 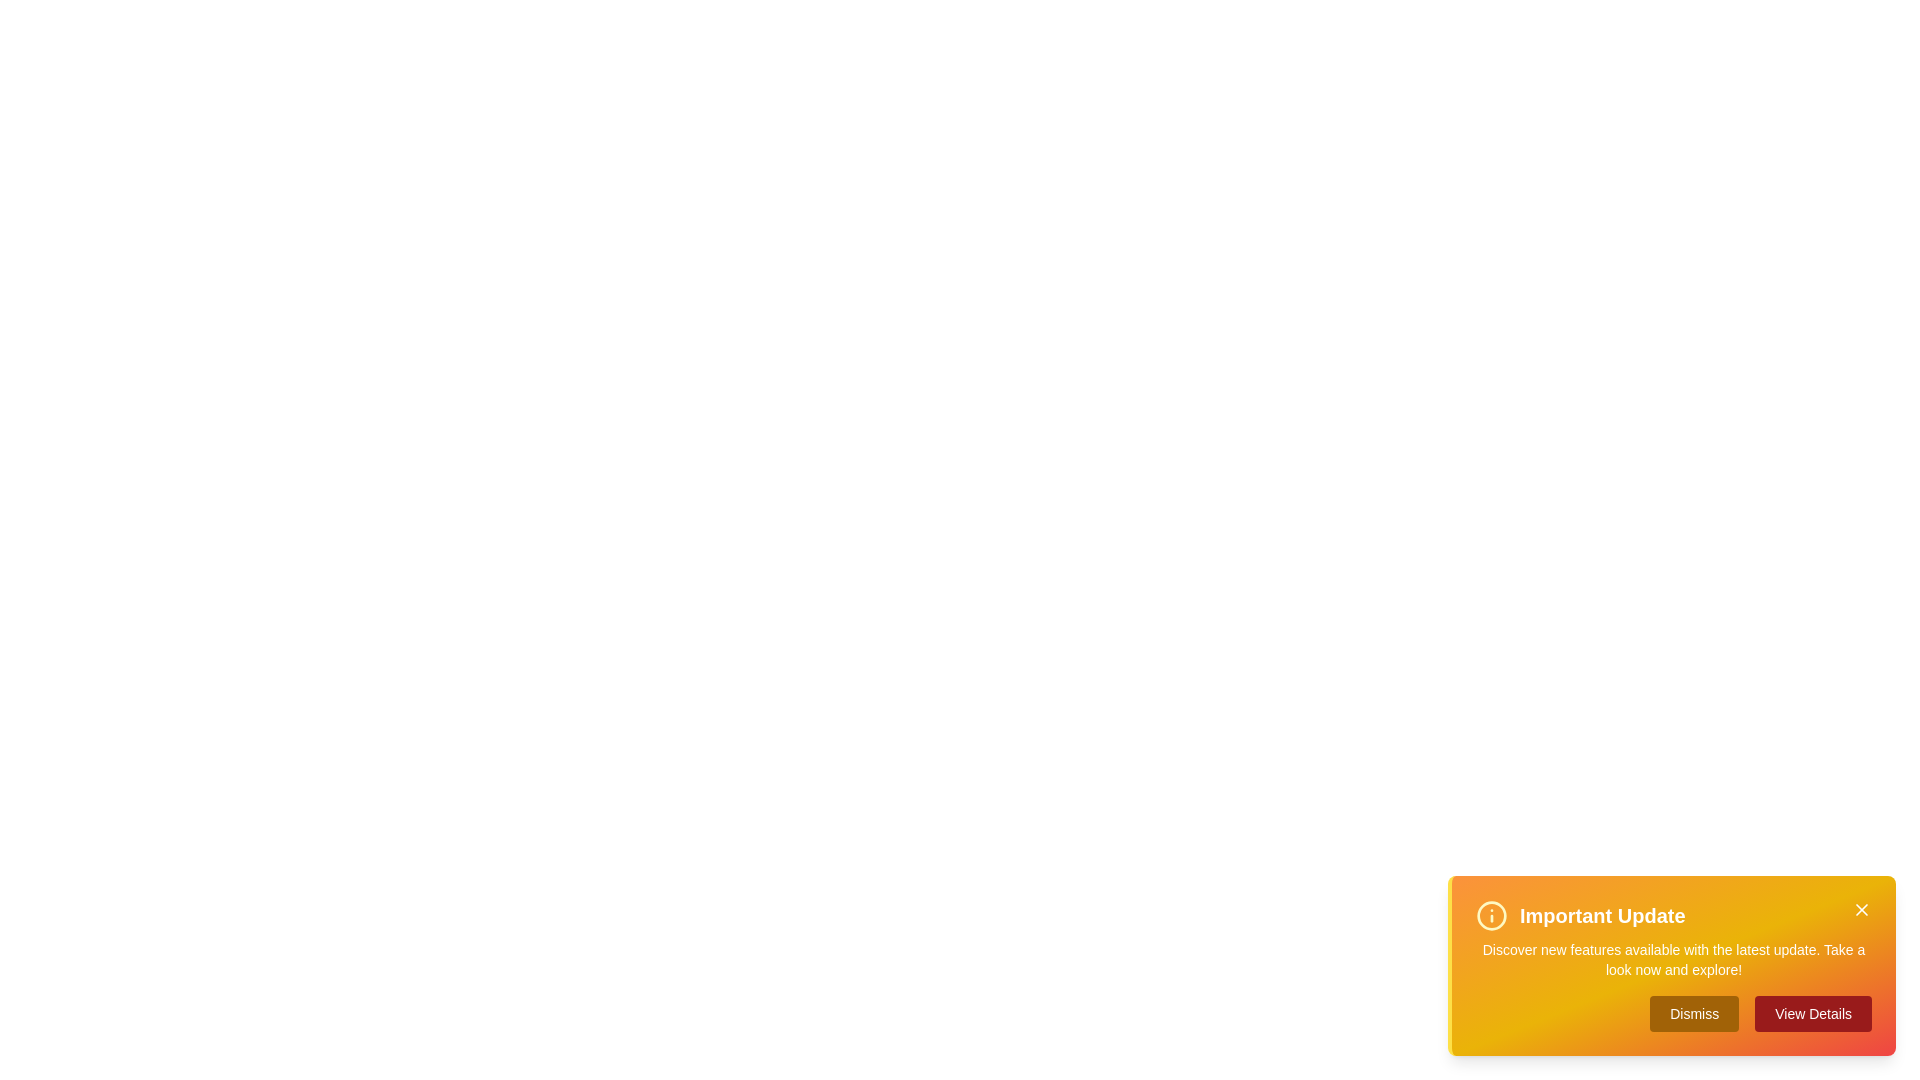 What do you see at coordinates (1813, 1014) in the screenshot?
I see `the 'View Details' button to navigate to the details page` at bounding box center [1813, 1014].